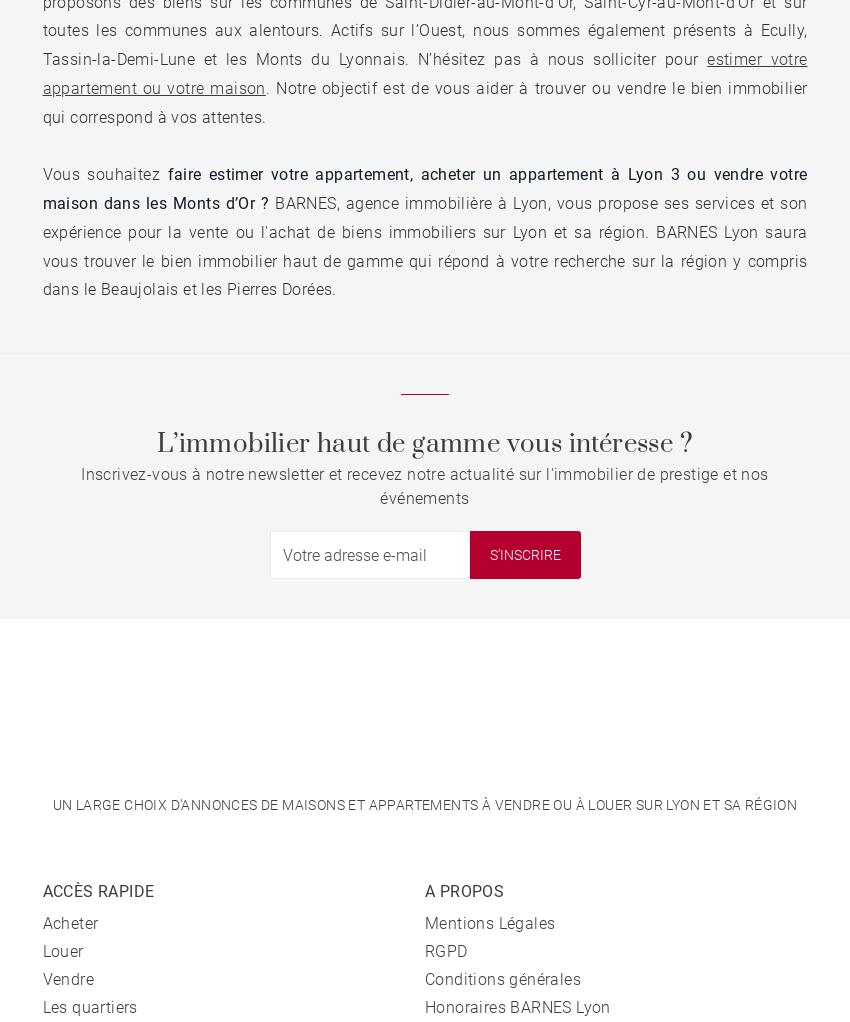  Describe the element at coordinates (490, 923) in the screenshot. I see `'Mentions Légales'` at that location.